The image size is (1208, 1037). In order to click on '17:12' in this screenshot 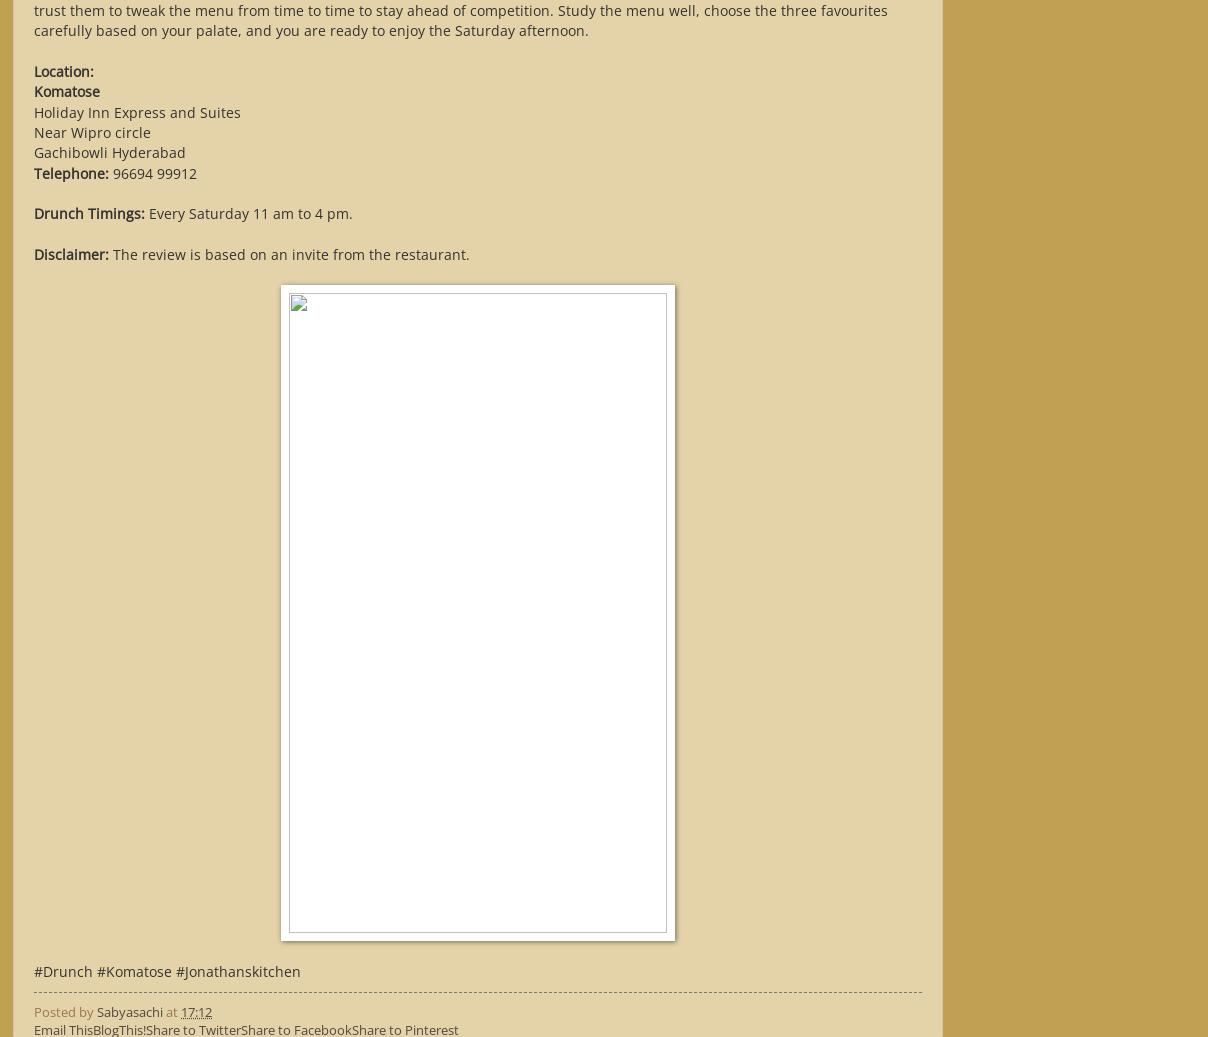, I will do `click(196, 1010)`.